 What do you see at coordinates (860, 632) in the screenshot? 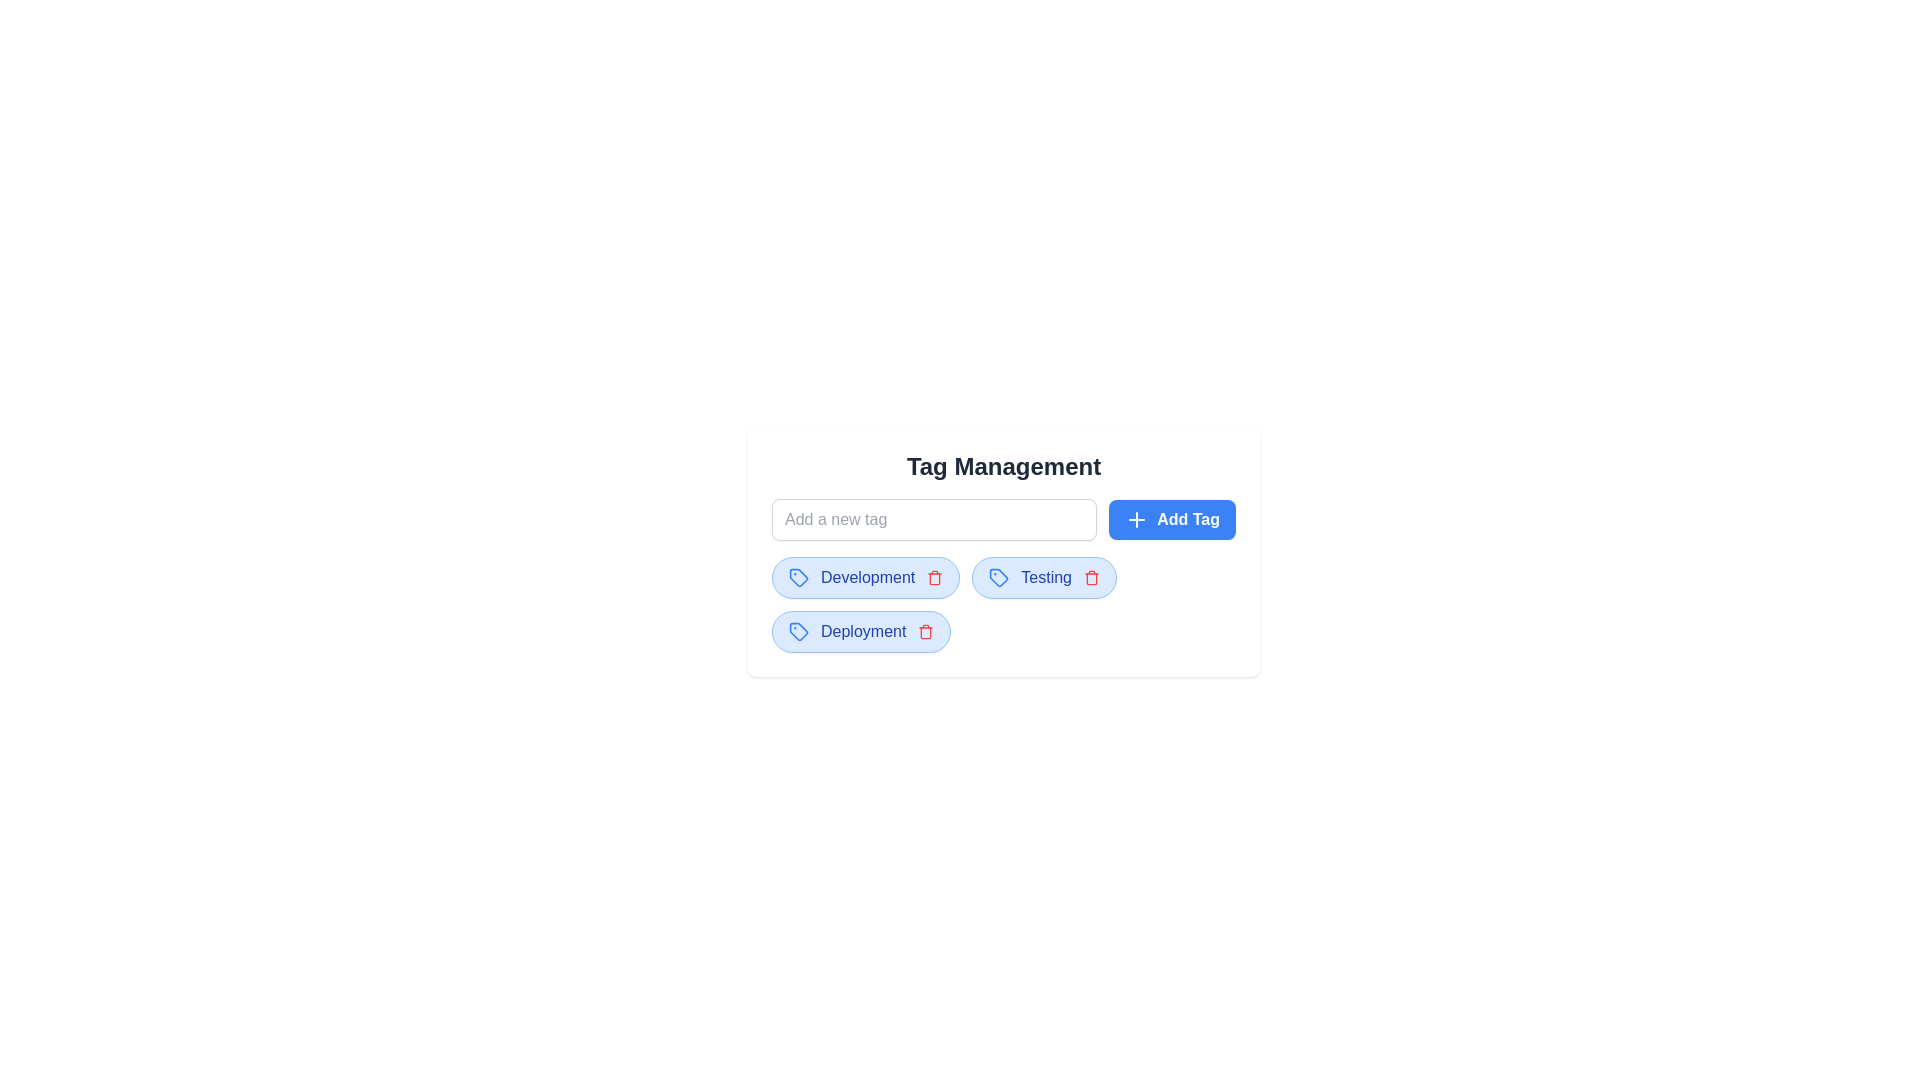
I see `the tag labeled Deployment to observe the hover effect` at bounding box center [860, 632].